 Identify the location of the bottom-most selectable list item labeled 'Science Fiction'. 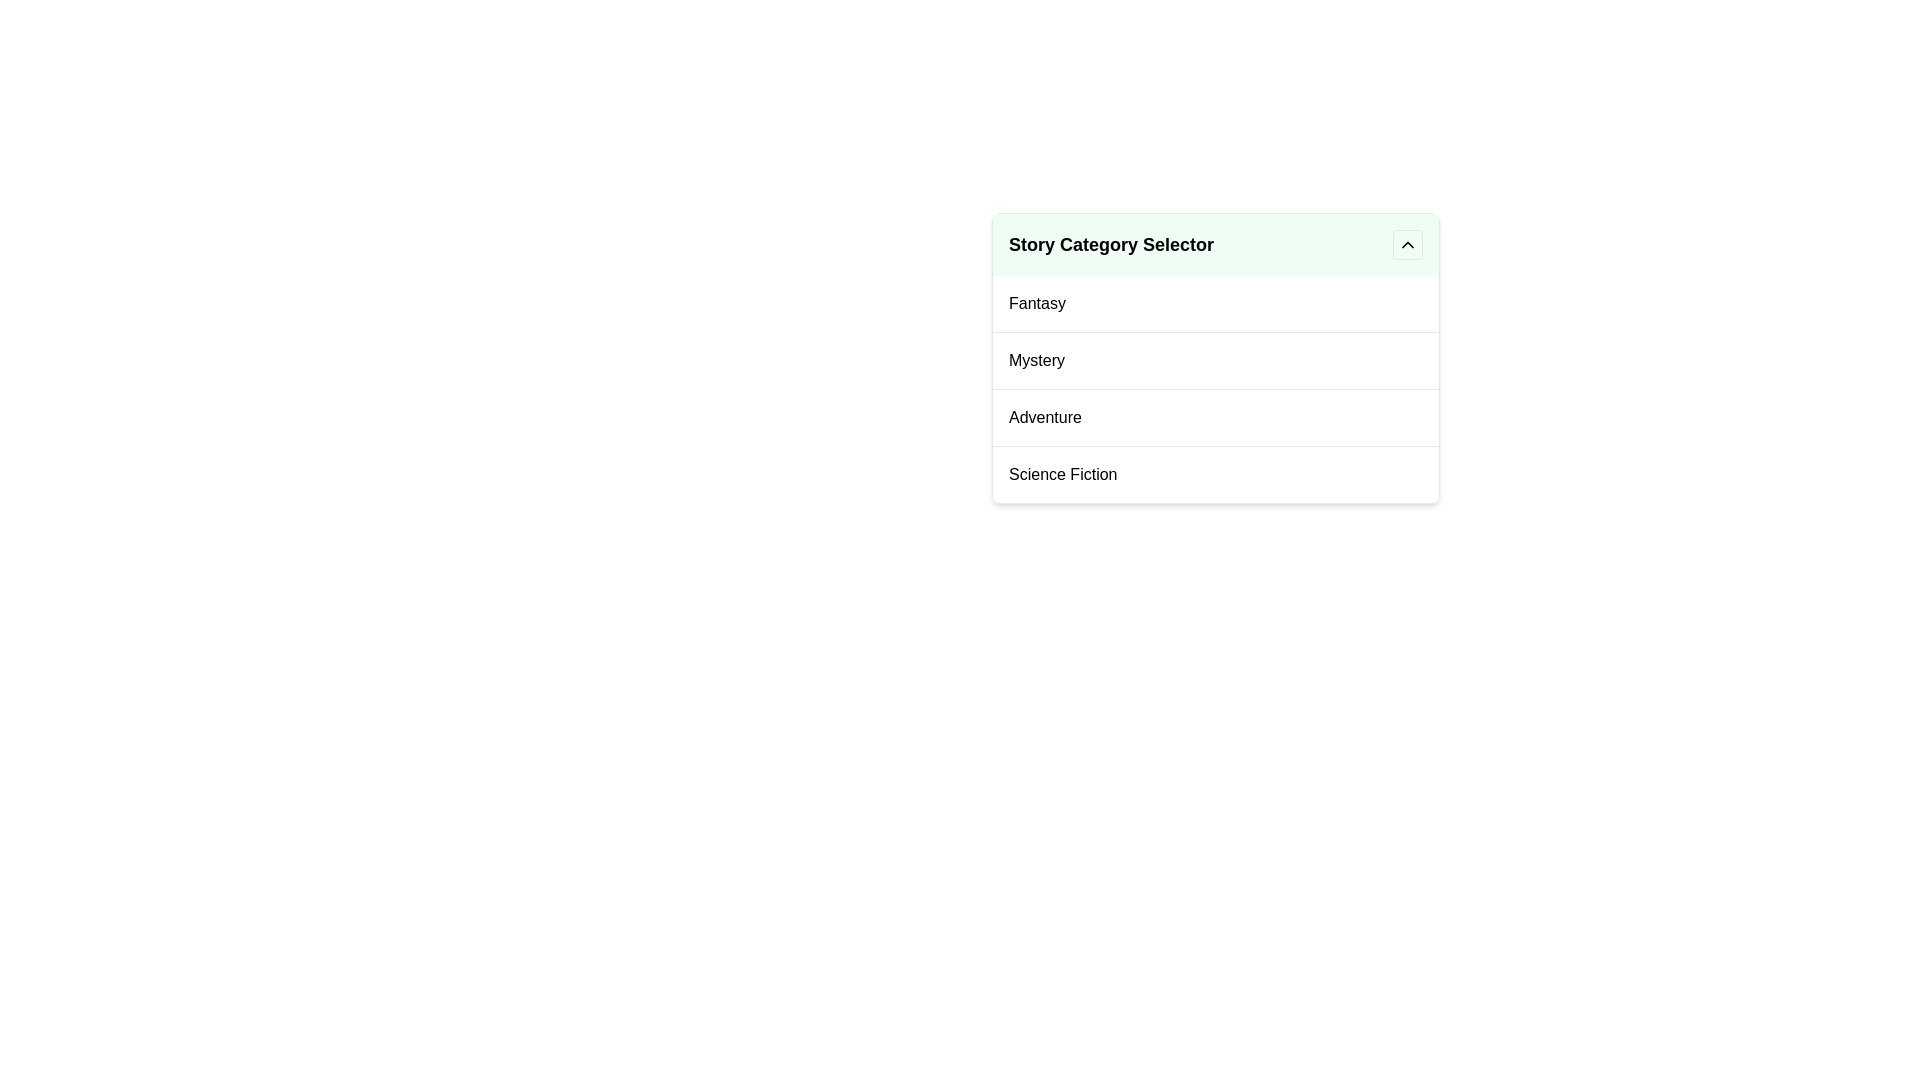
(1062, 474).